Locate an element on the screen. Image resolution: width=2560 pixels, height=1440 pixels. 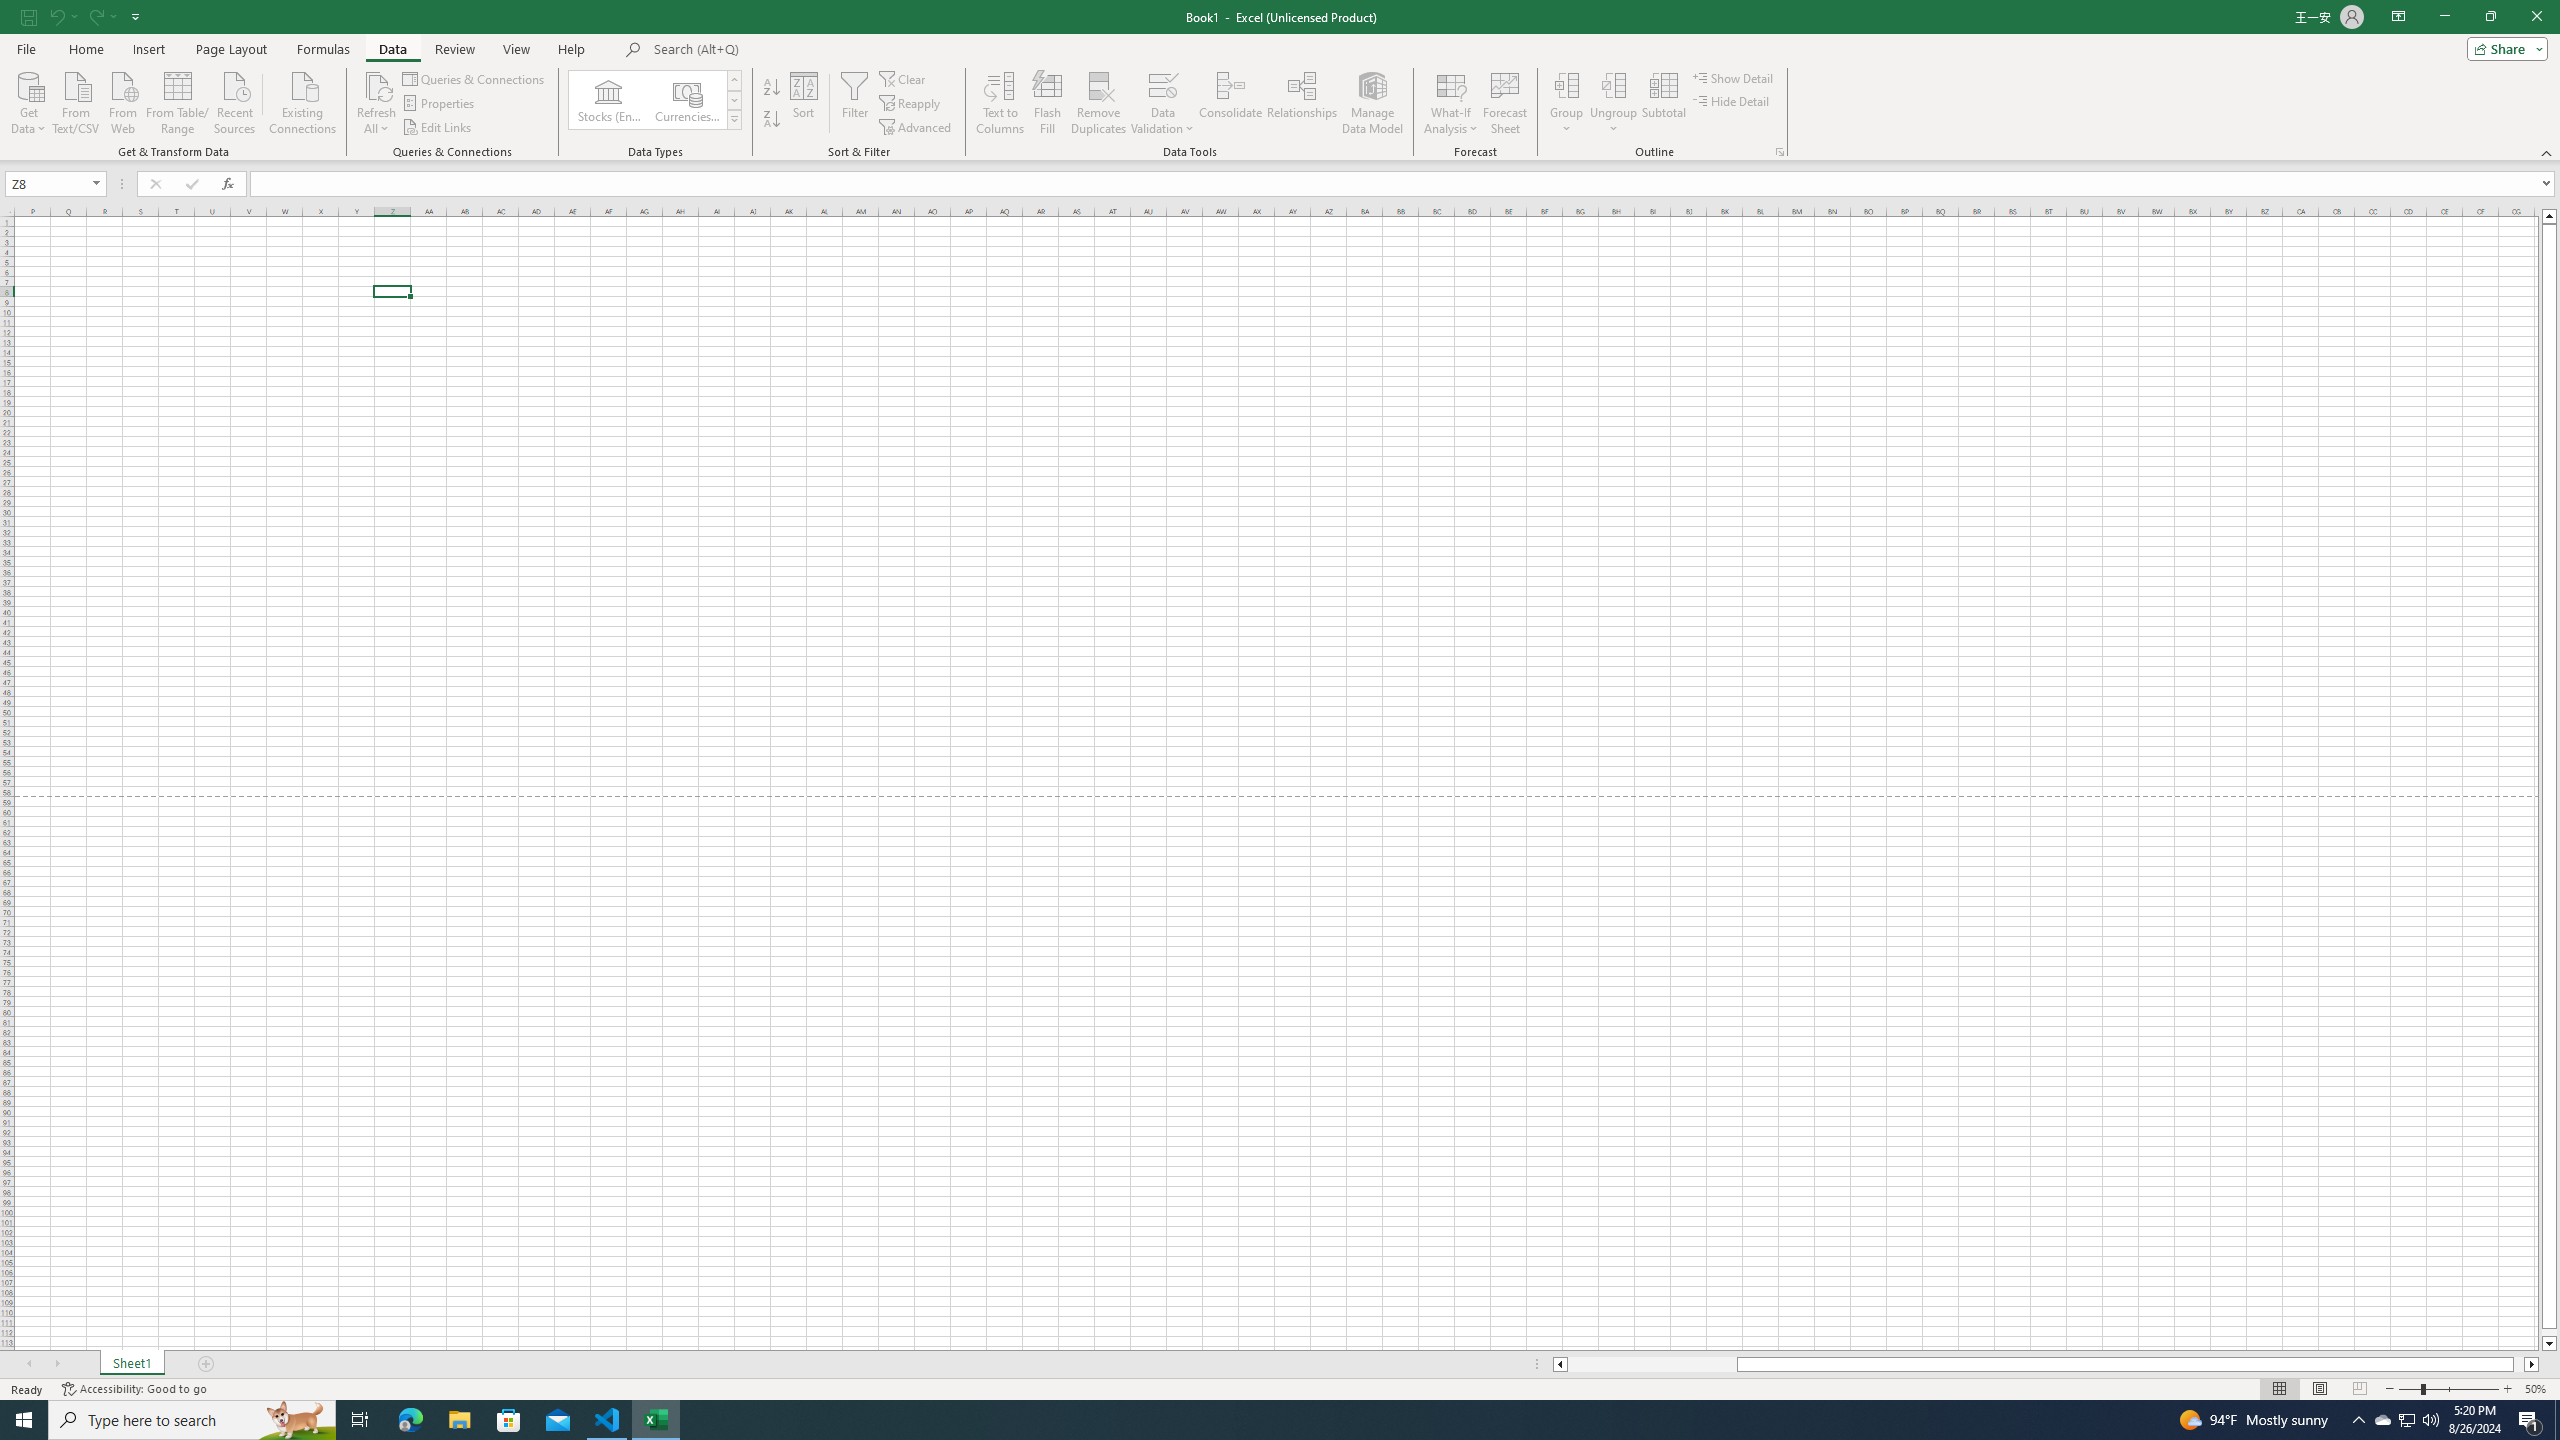
'Column left' is located at coordinates (1558, 1363).